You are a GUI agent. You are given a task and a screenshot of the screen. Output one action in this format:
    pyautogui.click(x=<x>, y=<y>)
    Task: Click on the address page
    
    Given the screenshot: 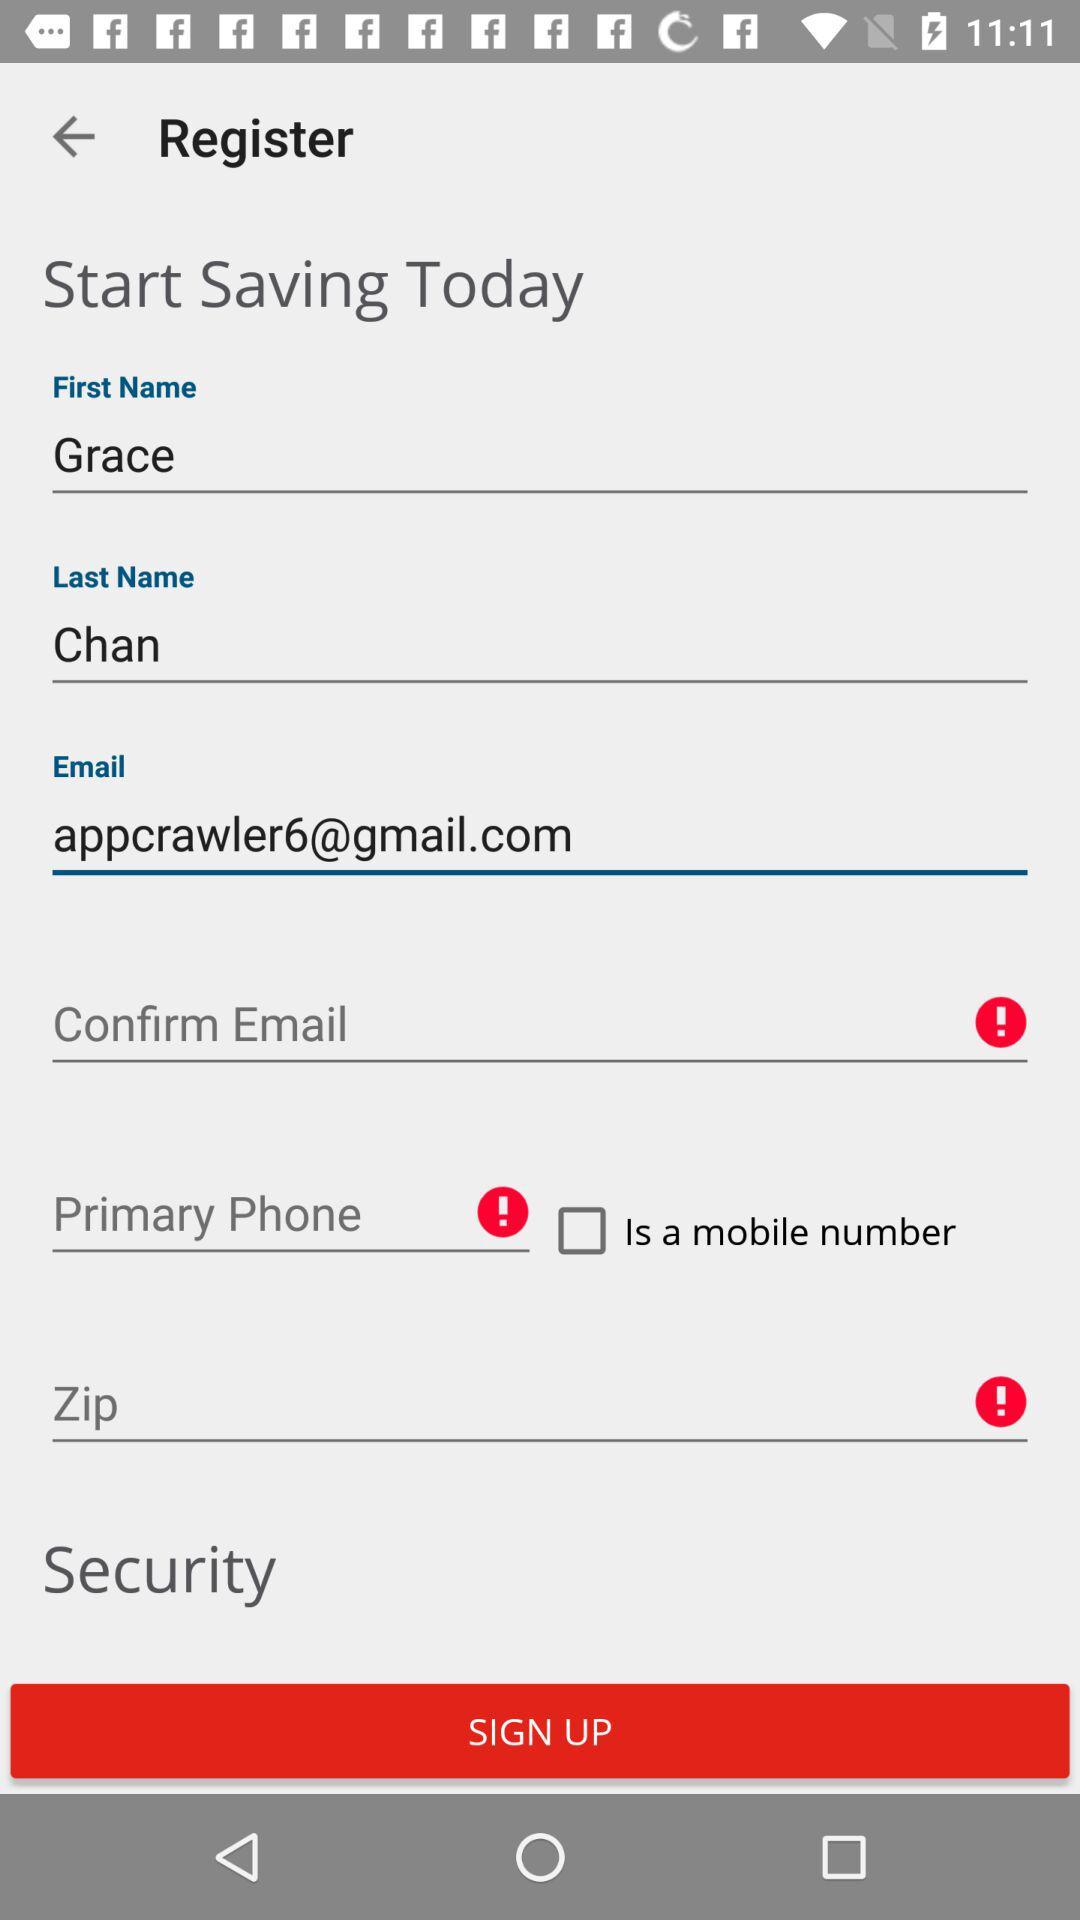 What is the action you would take?
    pyautogui.click(x=290, y=1212)
    